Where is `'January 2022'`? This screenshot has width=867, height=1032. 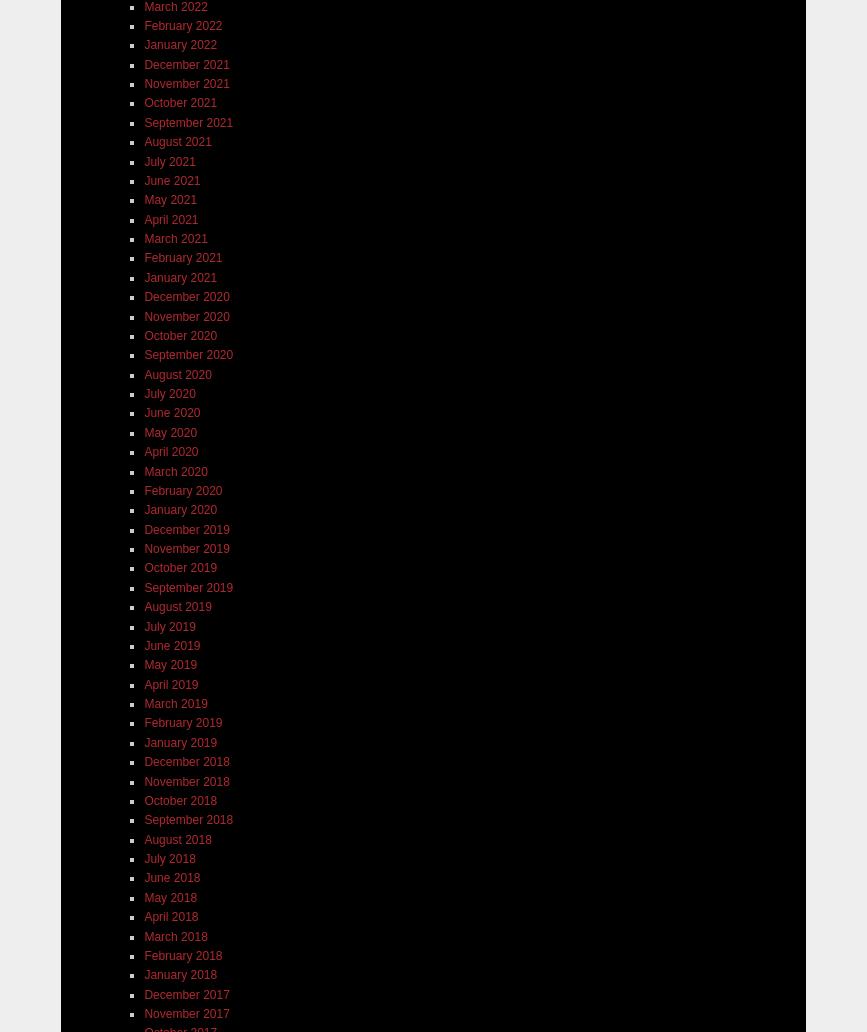
'January 2022' is located at coordinates (180, 44).